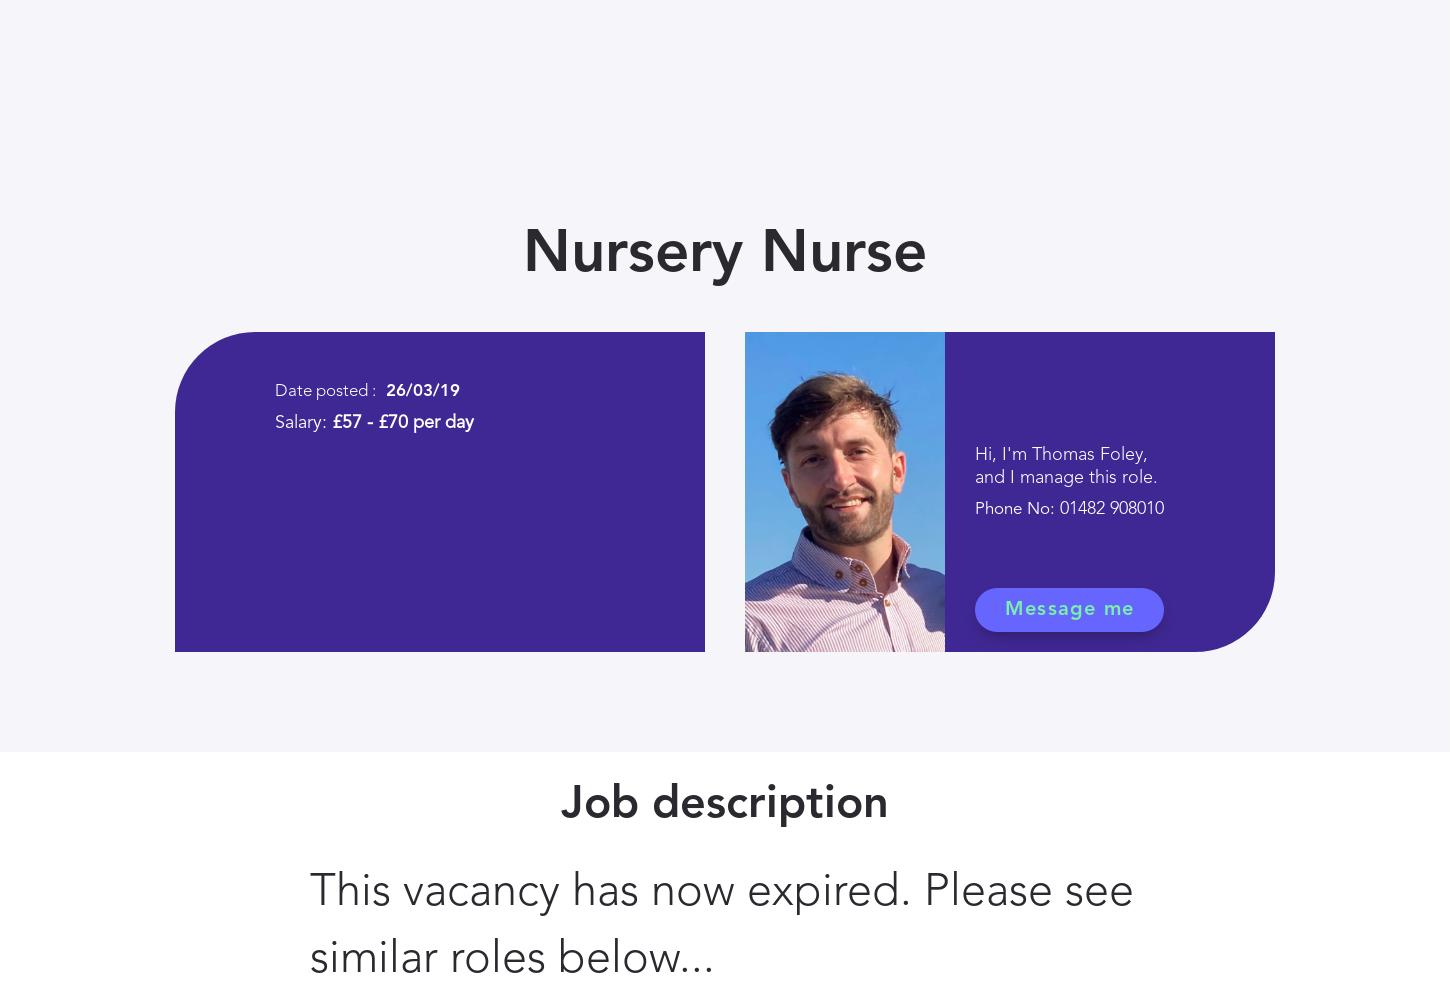 The width and height of the screenshot is (1450, 1007). Describe the element at coordinates (480, 56) in the screenshot. I see `'Level 1 SEND Teaching Assistant'` at that location.